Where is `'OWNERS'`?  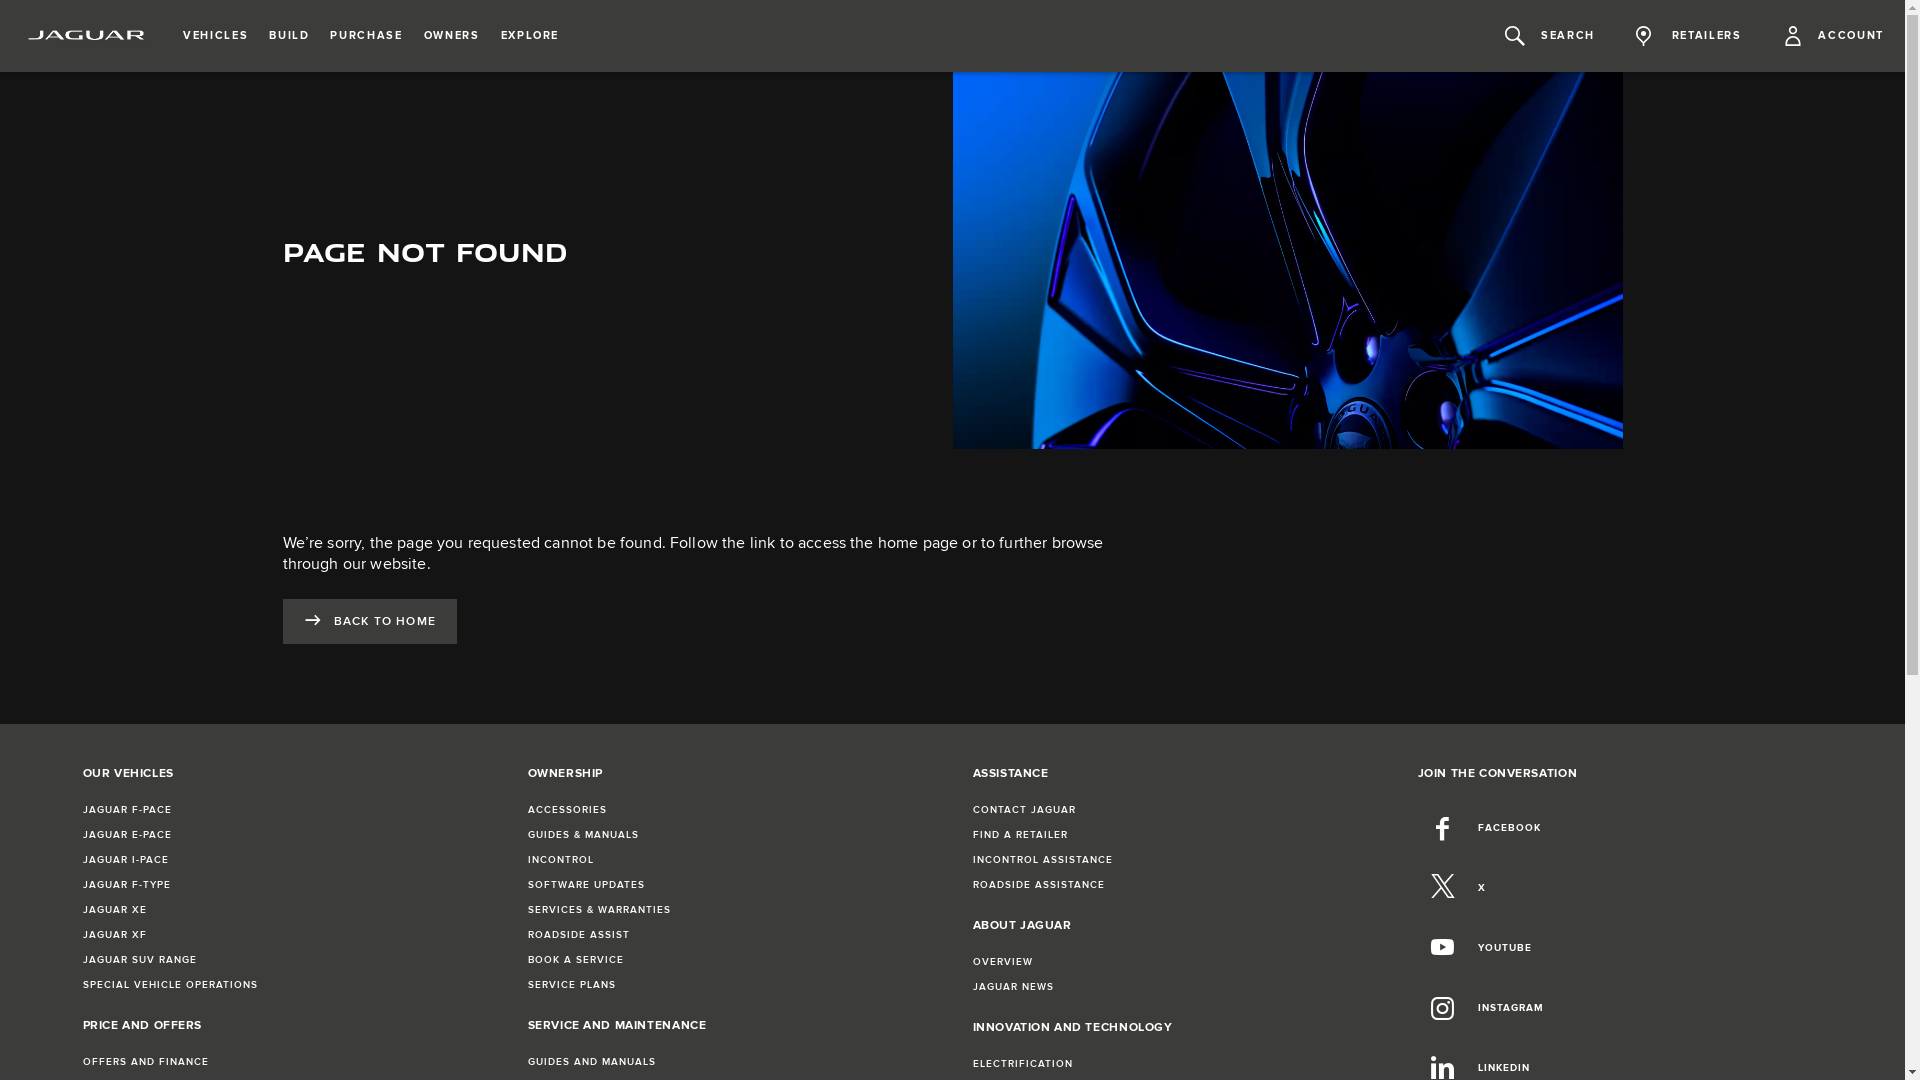 'OWNERS' is located at coordinates (450, 35).